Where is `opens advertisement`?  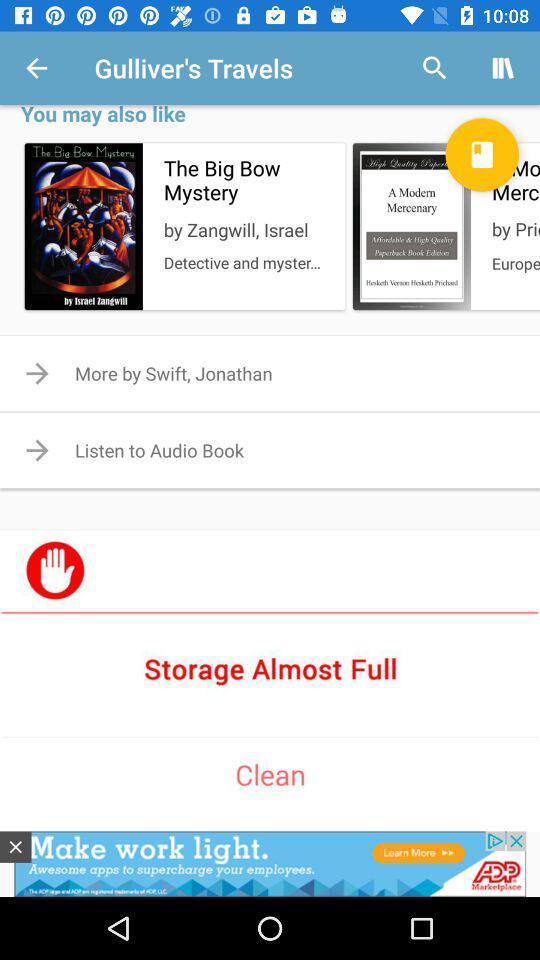
opens advertisement is located at coordinates (270, 863).